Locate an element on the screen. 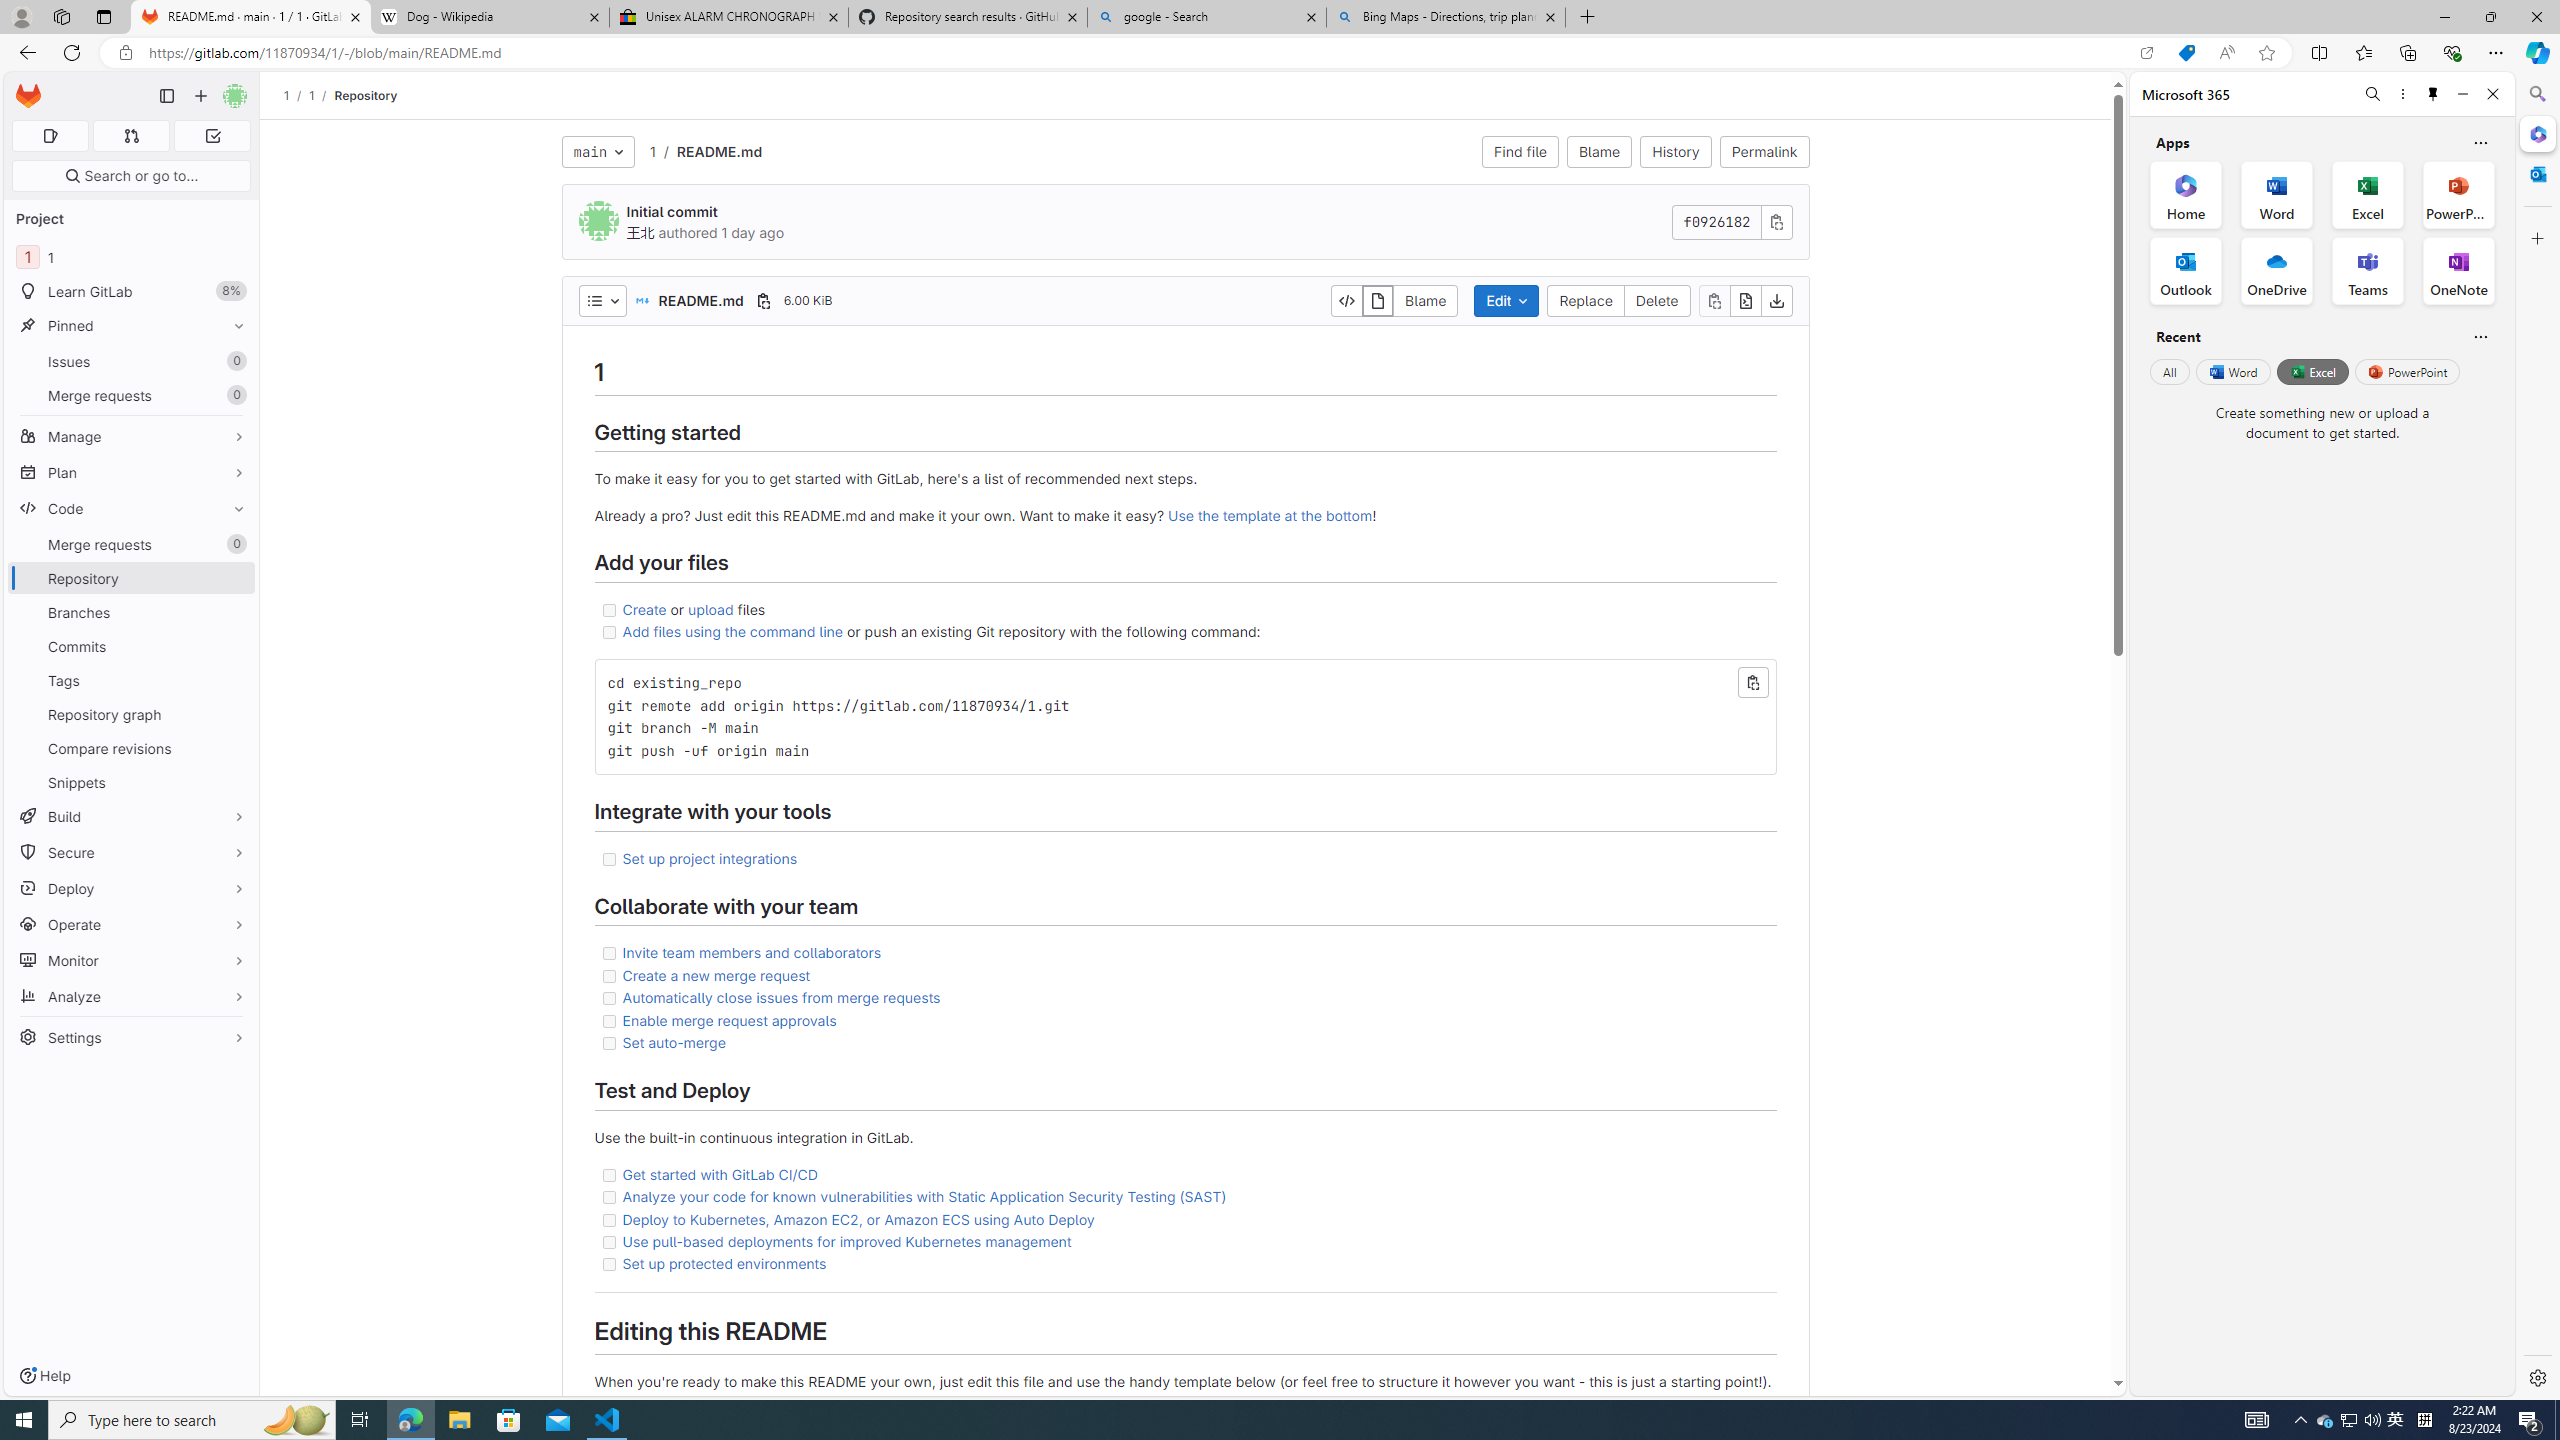 Image resolution: width=2560 pixels, height=1440 pixels. 'Merge requests0' is located at coordinates (130, 544).